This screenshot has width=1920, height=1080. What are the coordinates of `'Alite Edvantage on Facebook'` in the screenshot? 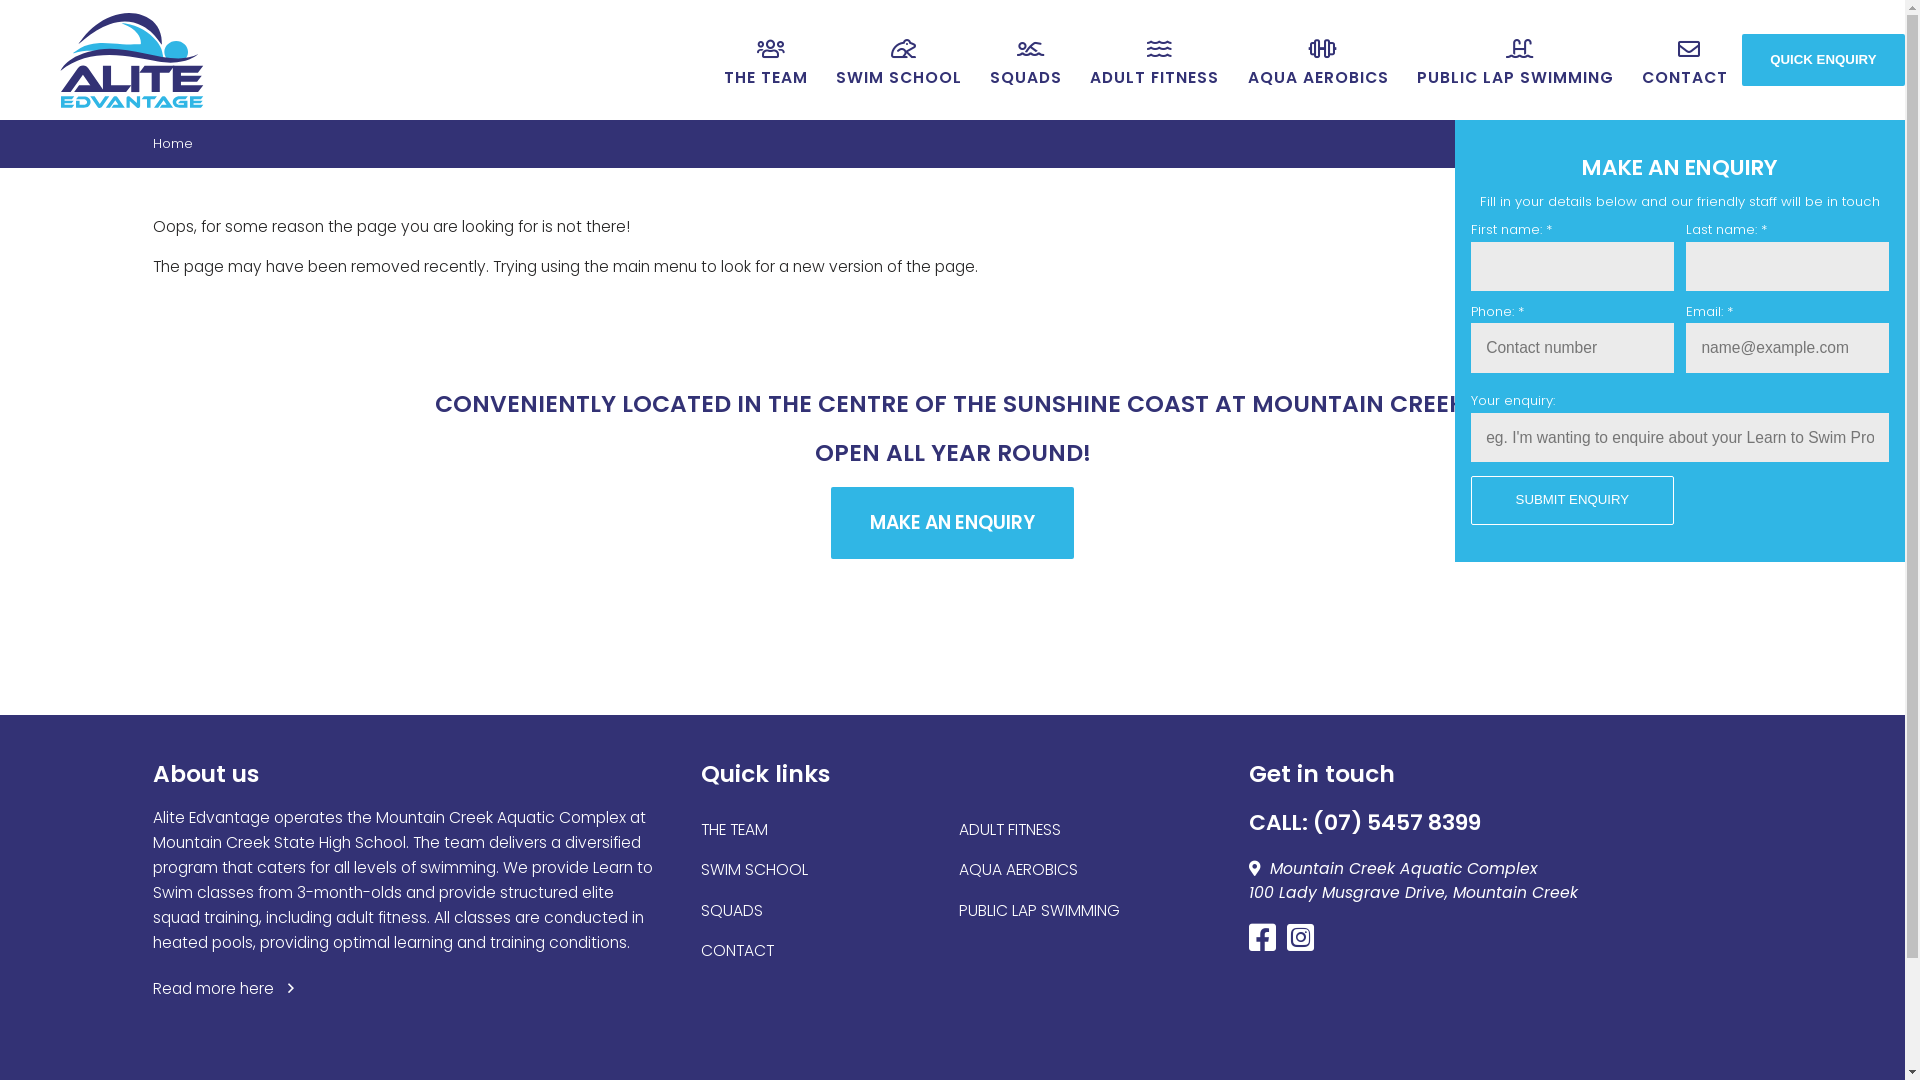 It's located at (1265, 943).